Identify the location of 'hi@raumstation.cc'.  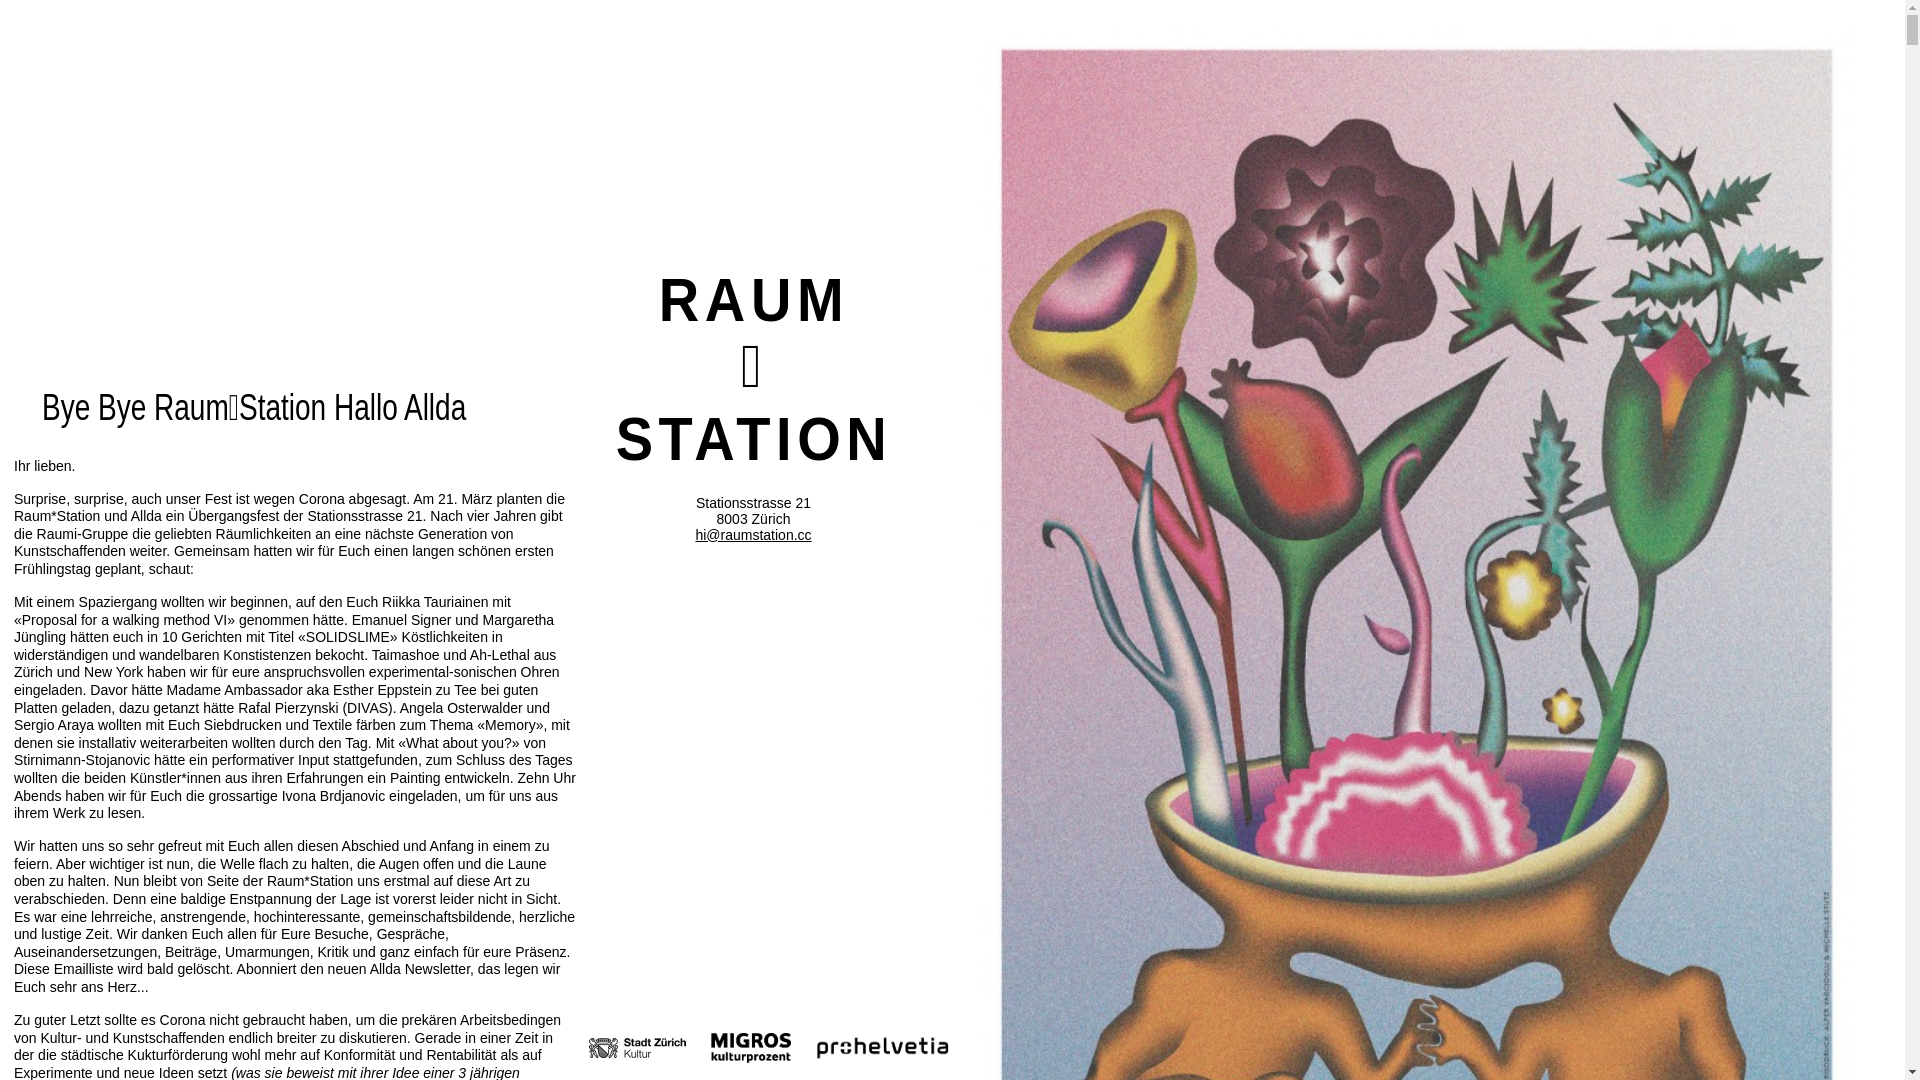
(752, 534).